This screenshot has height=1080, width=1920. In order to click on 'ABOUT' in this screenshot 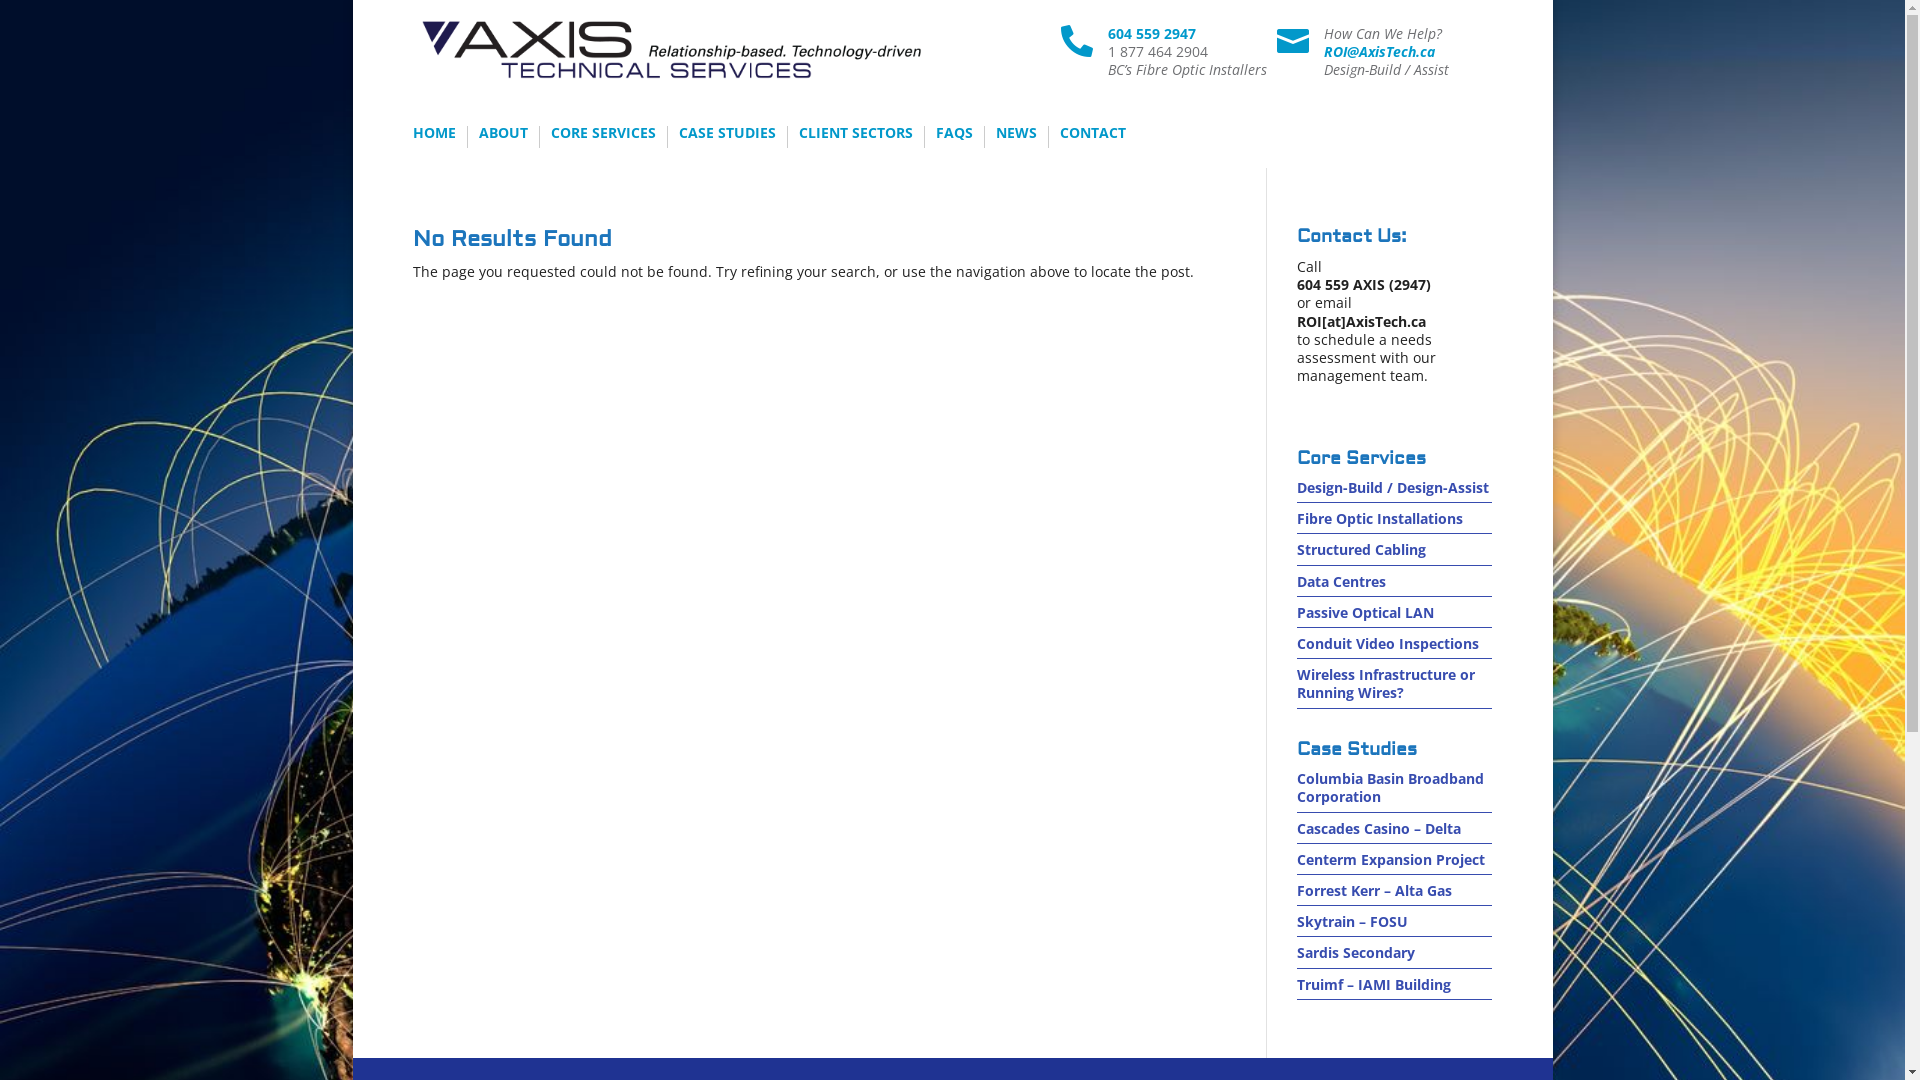, I will do `click(477, 136)`.